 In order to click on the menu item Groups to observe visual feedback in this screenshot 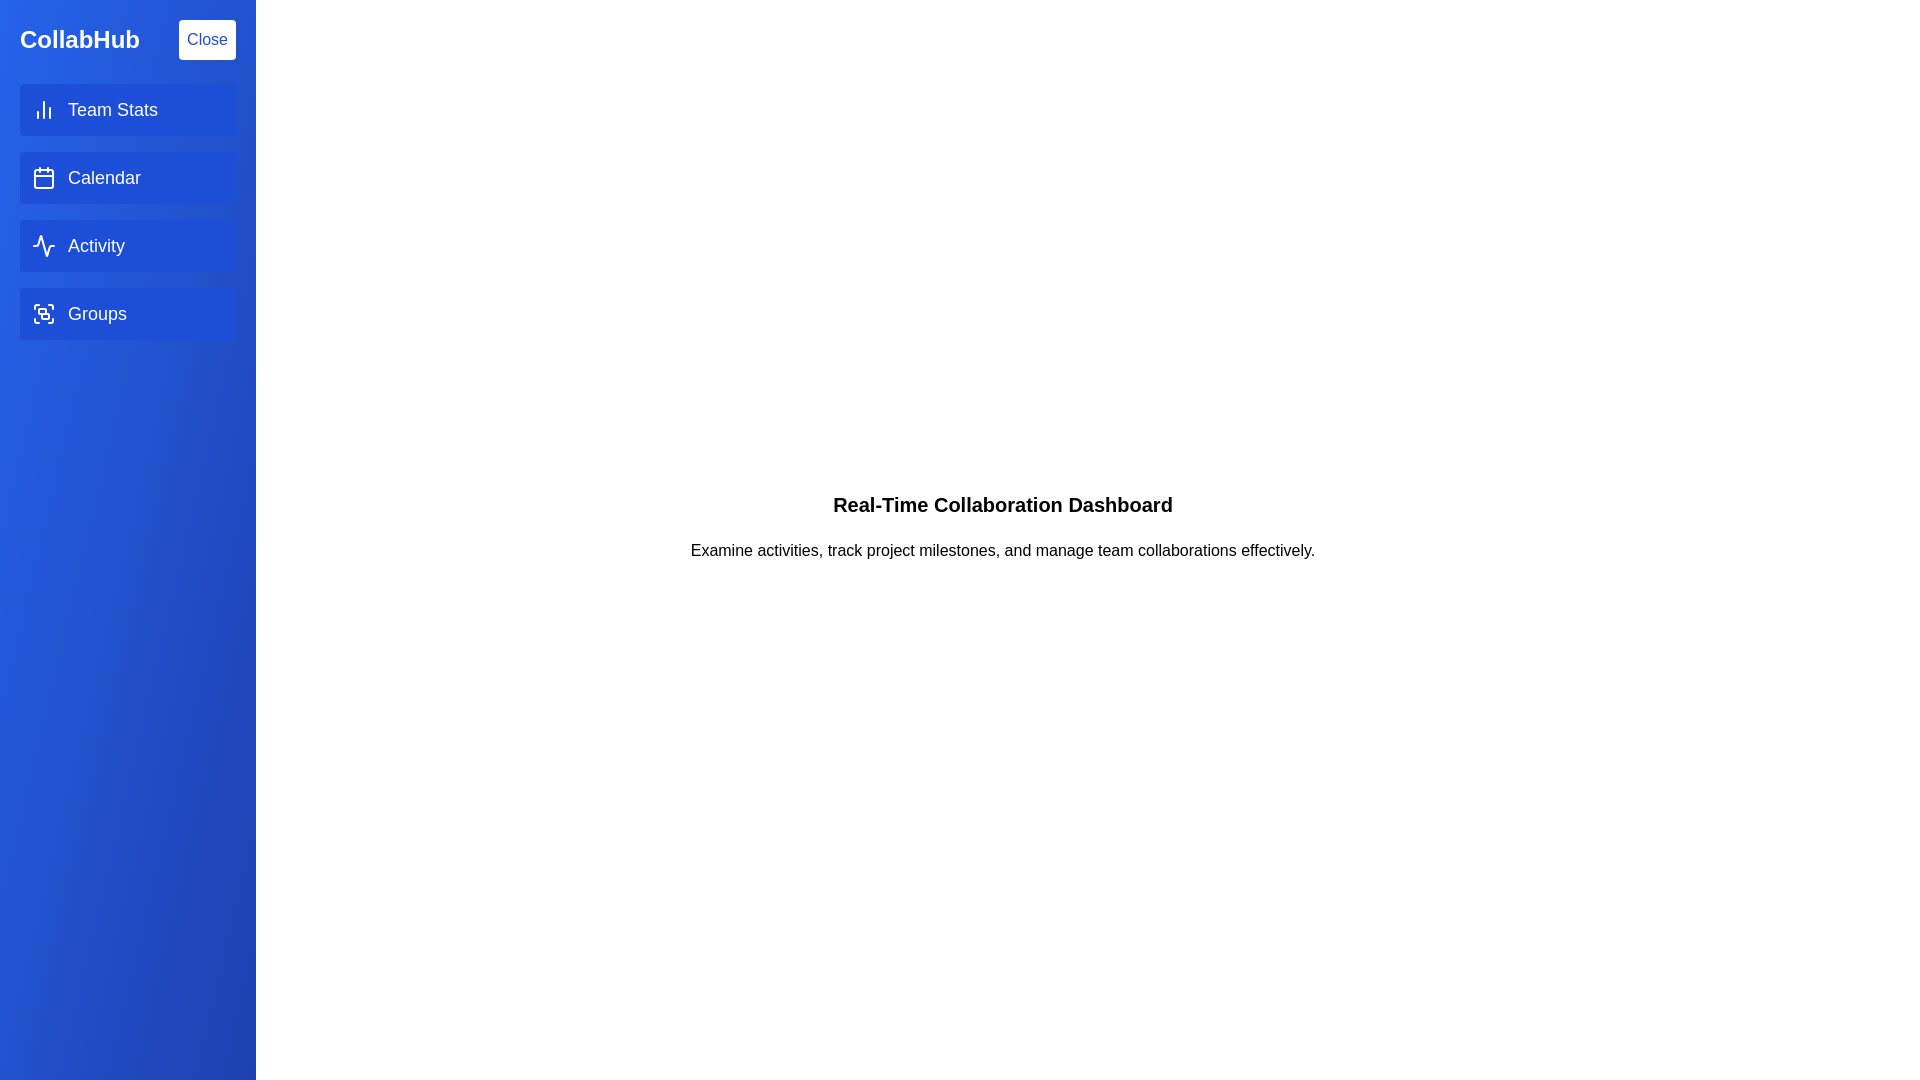, I will do `click(127, 313)`.